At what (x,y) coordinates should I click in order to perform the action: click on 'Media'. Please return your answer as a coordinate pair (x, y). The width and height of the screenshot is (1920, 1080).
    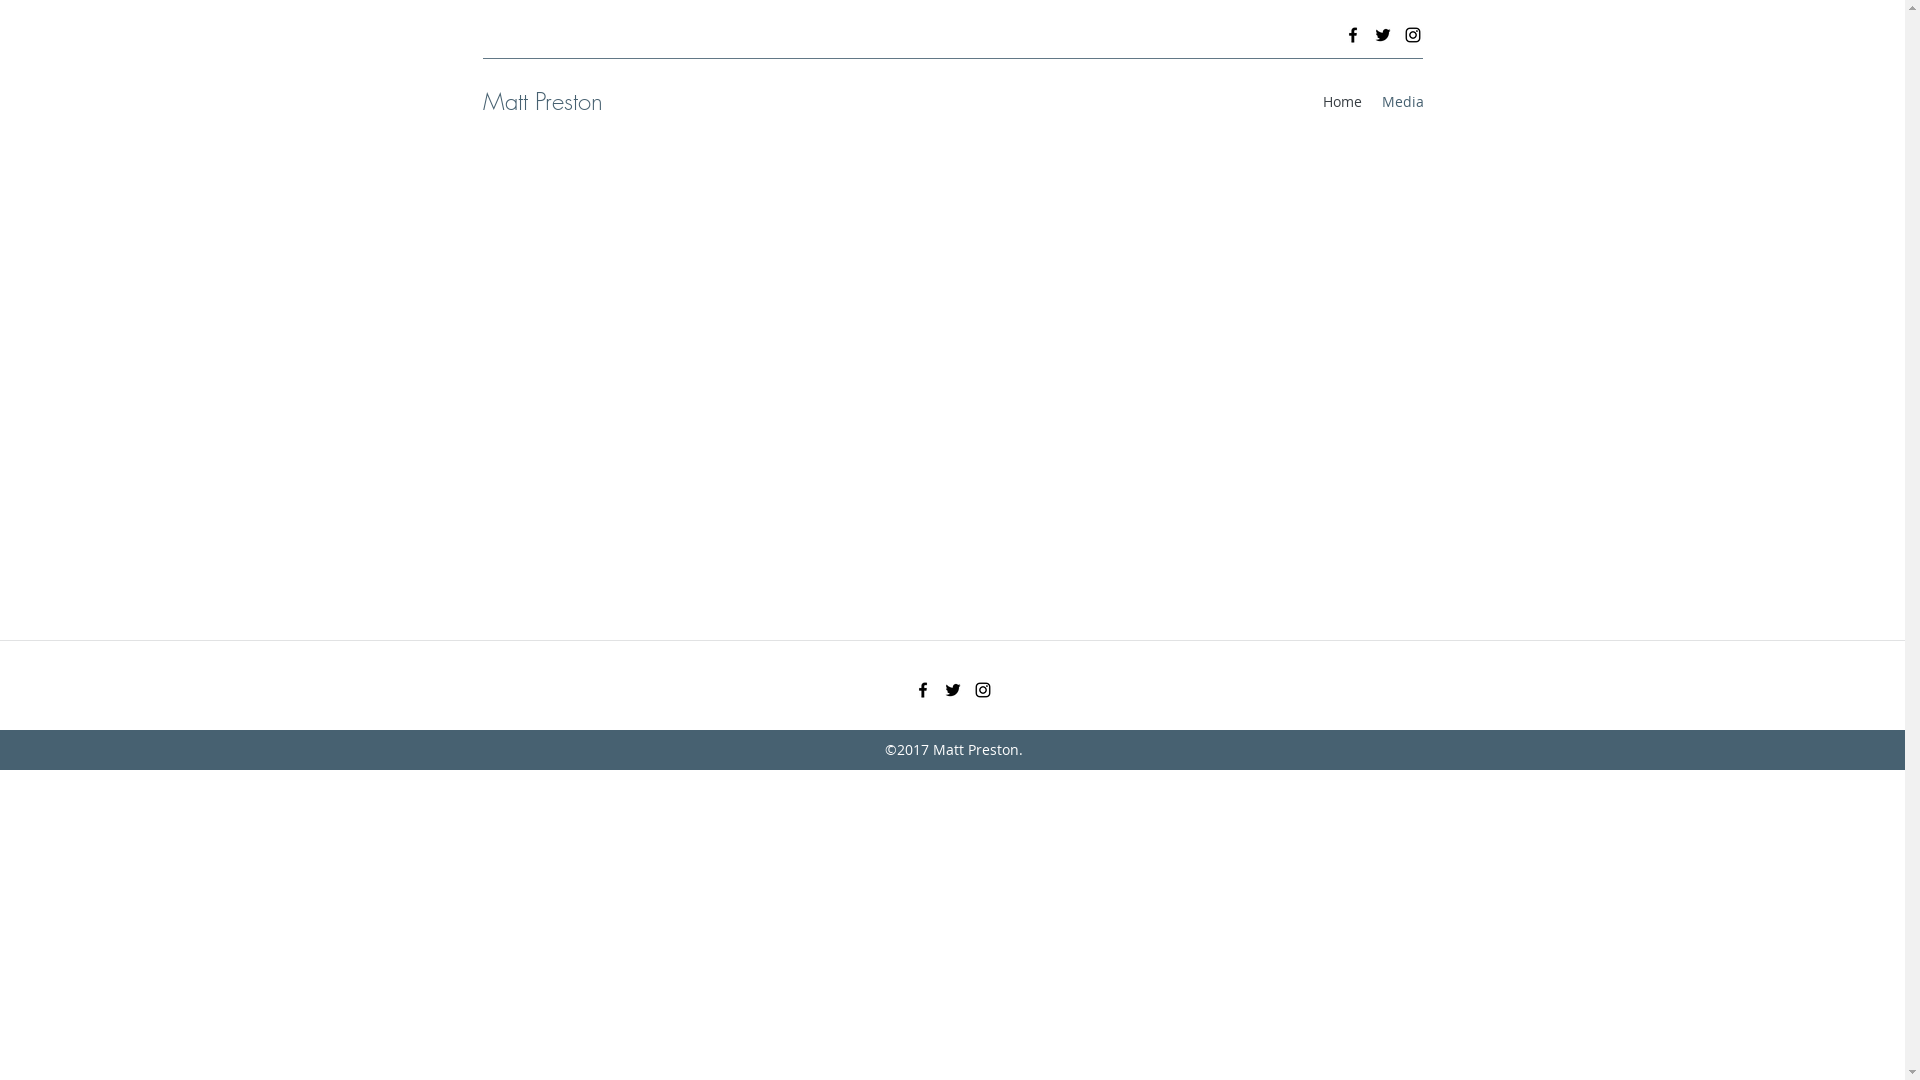
    Looking at the image, I should click on (1371, 101).